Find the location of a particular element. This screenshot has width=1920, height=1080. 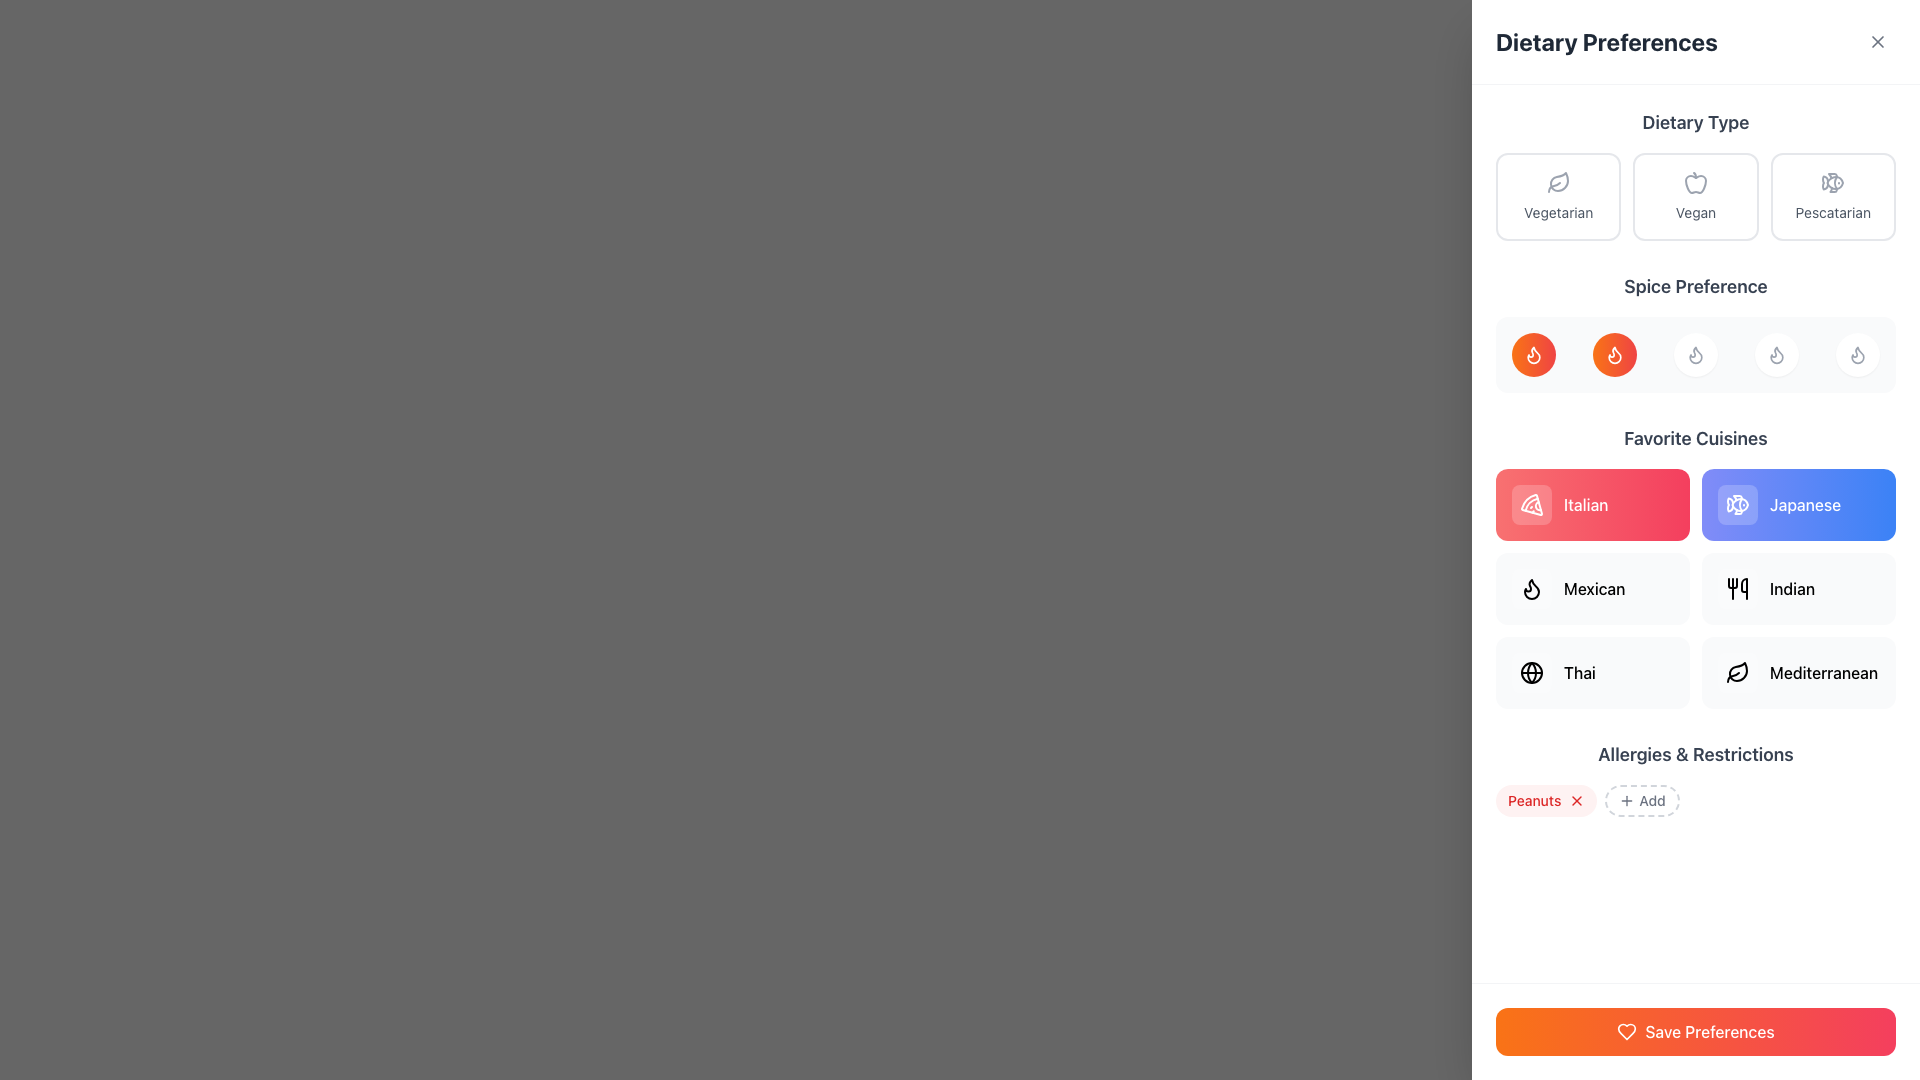

the decorative icon located on the left side of the 'Save Preferences' button to initiate interaction is located at coordinates (1627, 1032).